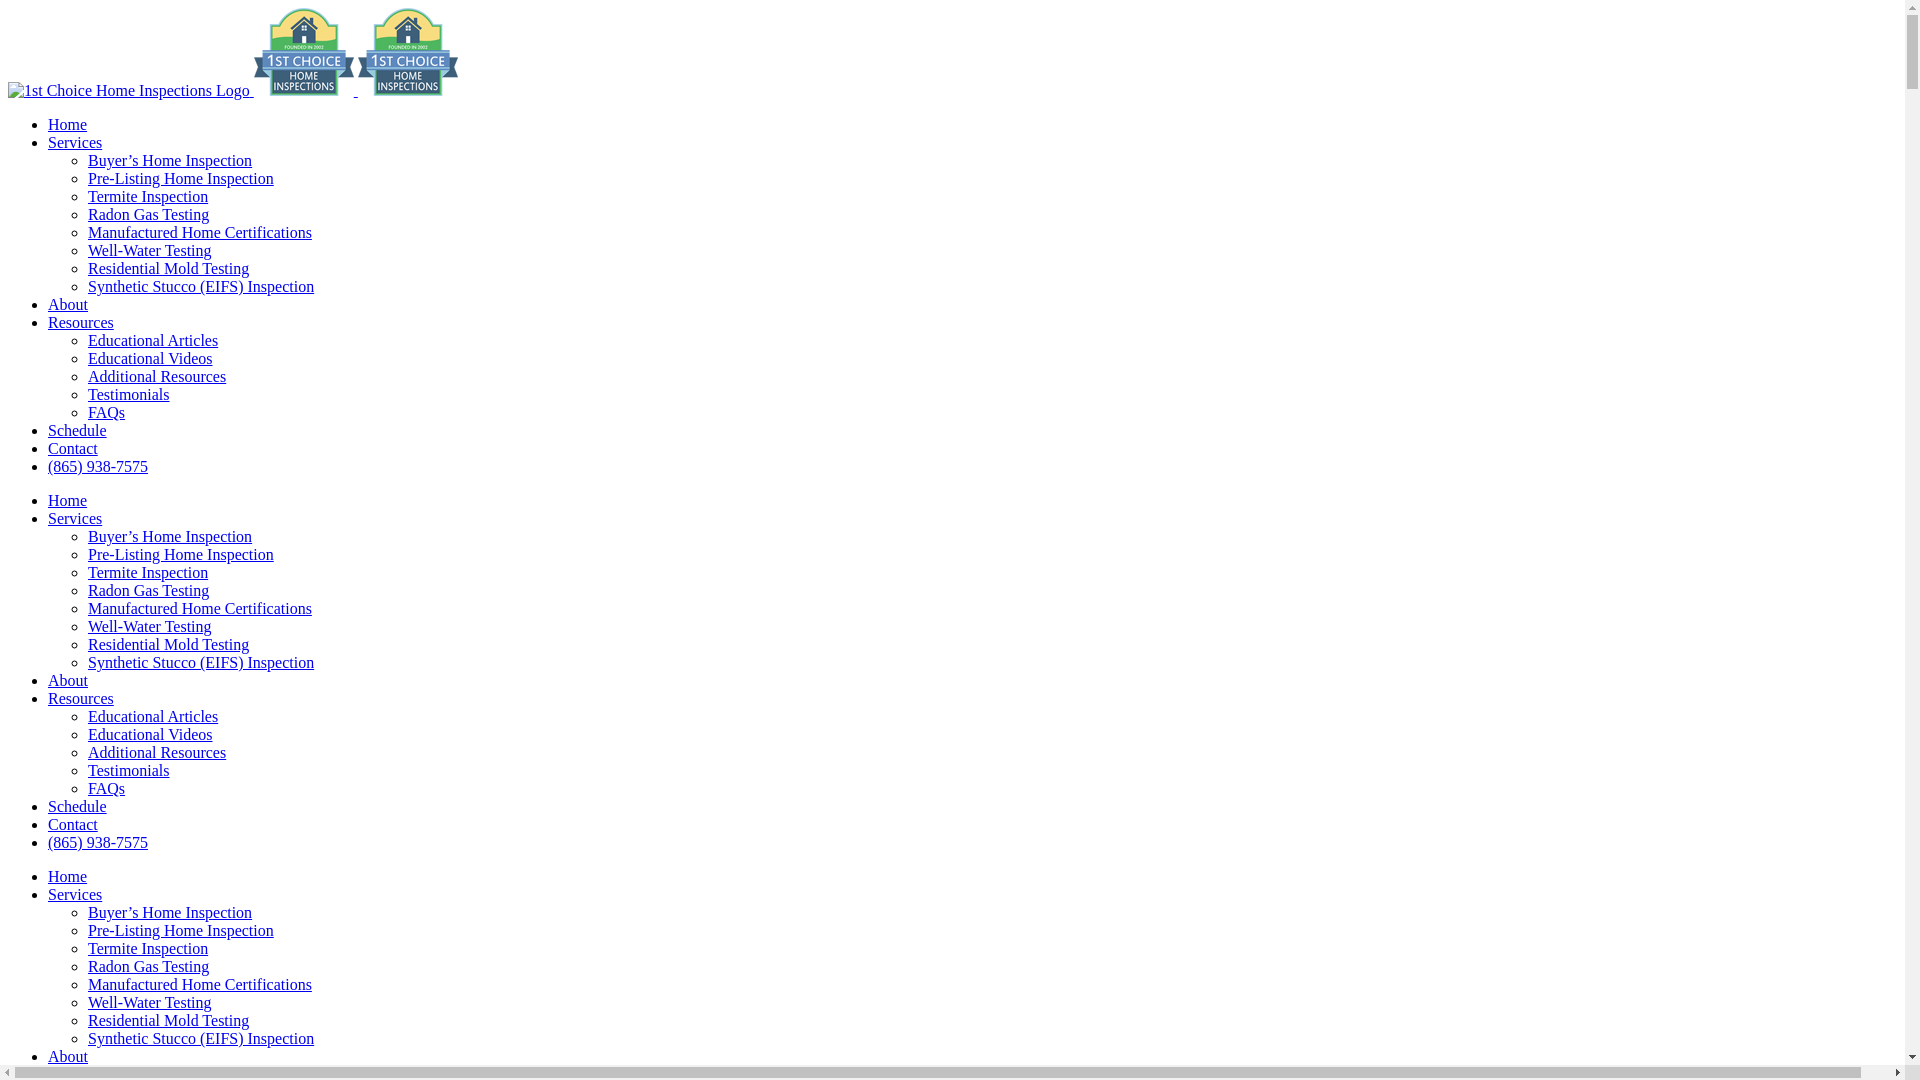 Image resolution: width=1920 pixels, height=1080 pixels. I want to click on 'Radon Gas Testing', so click(147, 214).